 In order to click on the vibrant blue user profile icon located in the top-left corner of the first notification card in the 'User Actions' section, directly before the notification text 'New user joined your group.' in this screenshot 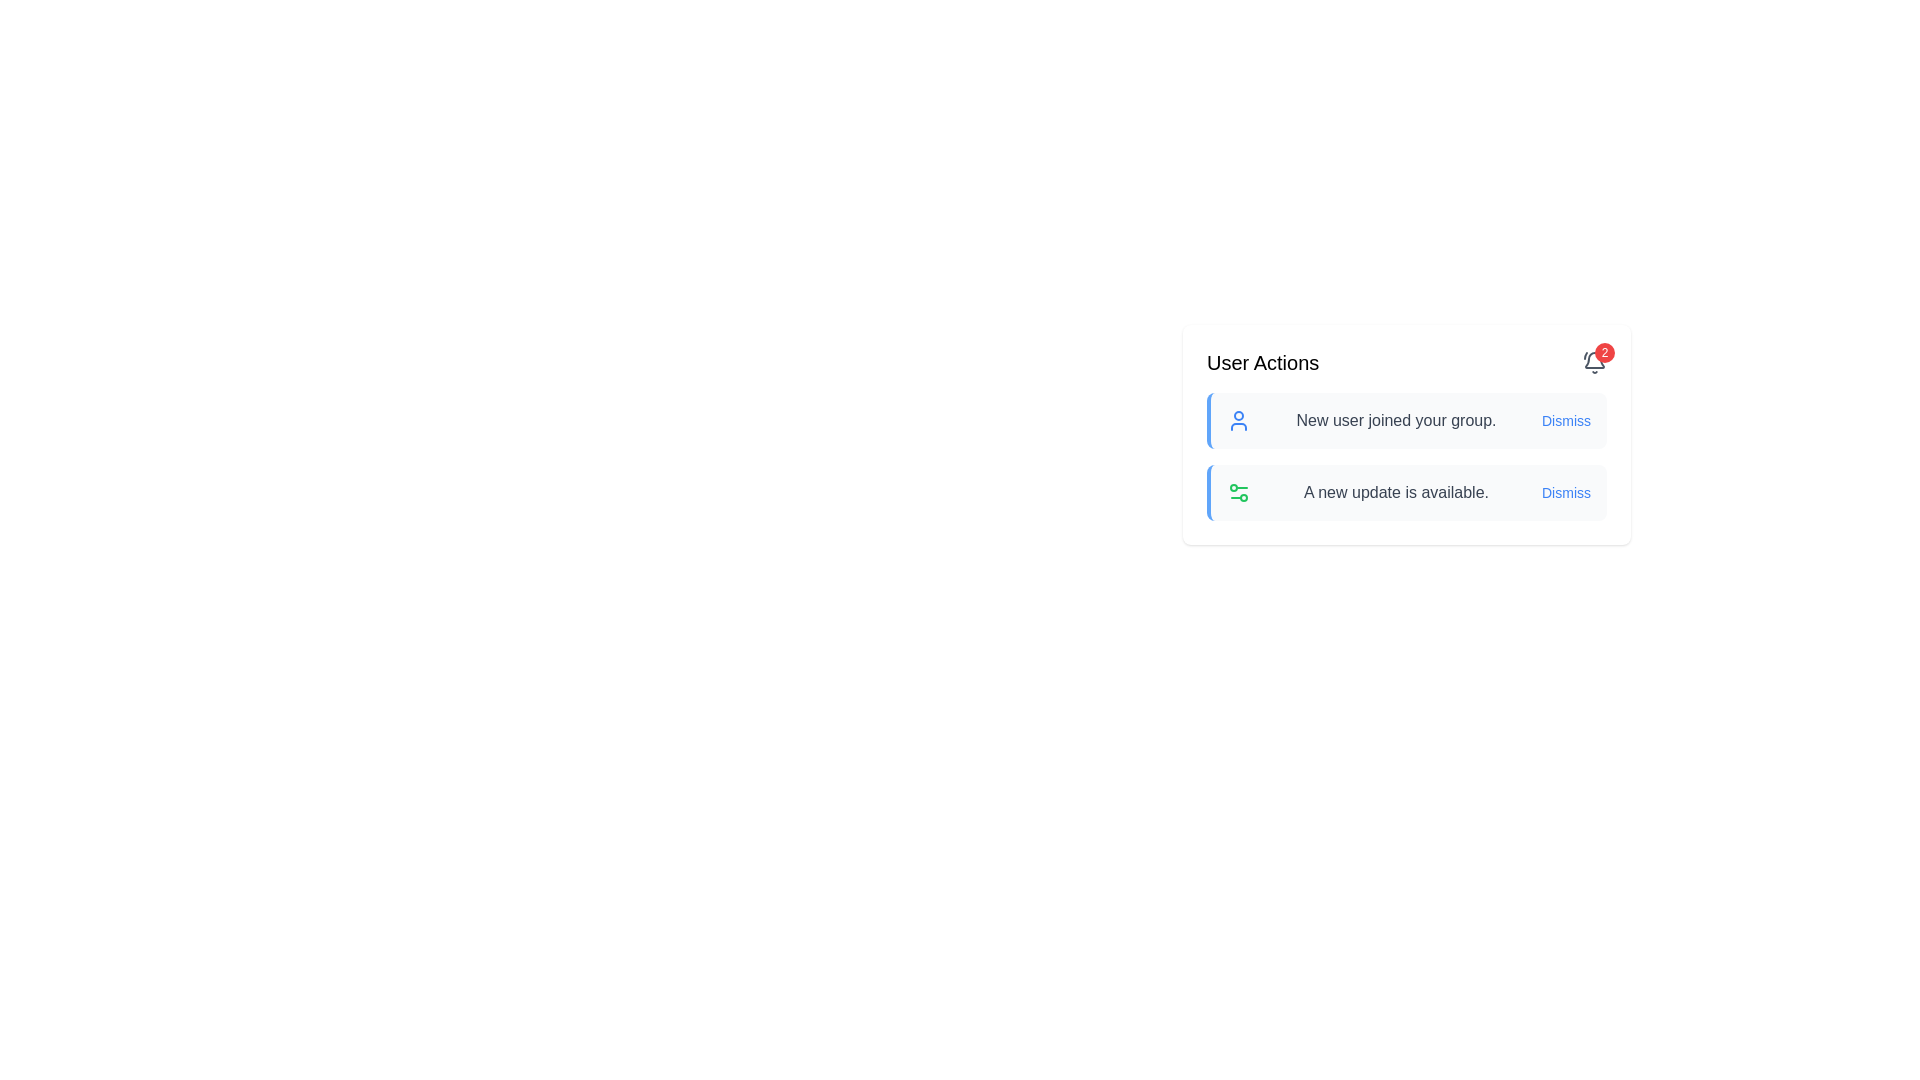, I will do `click(1237, 419)`.